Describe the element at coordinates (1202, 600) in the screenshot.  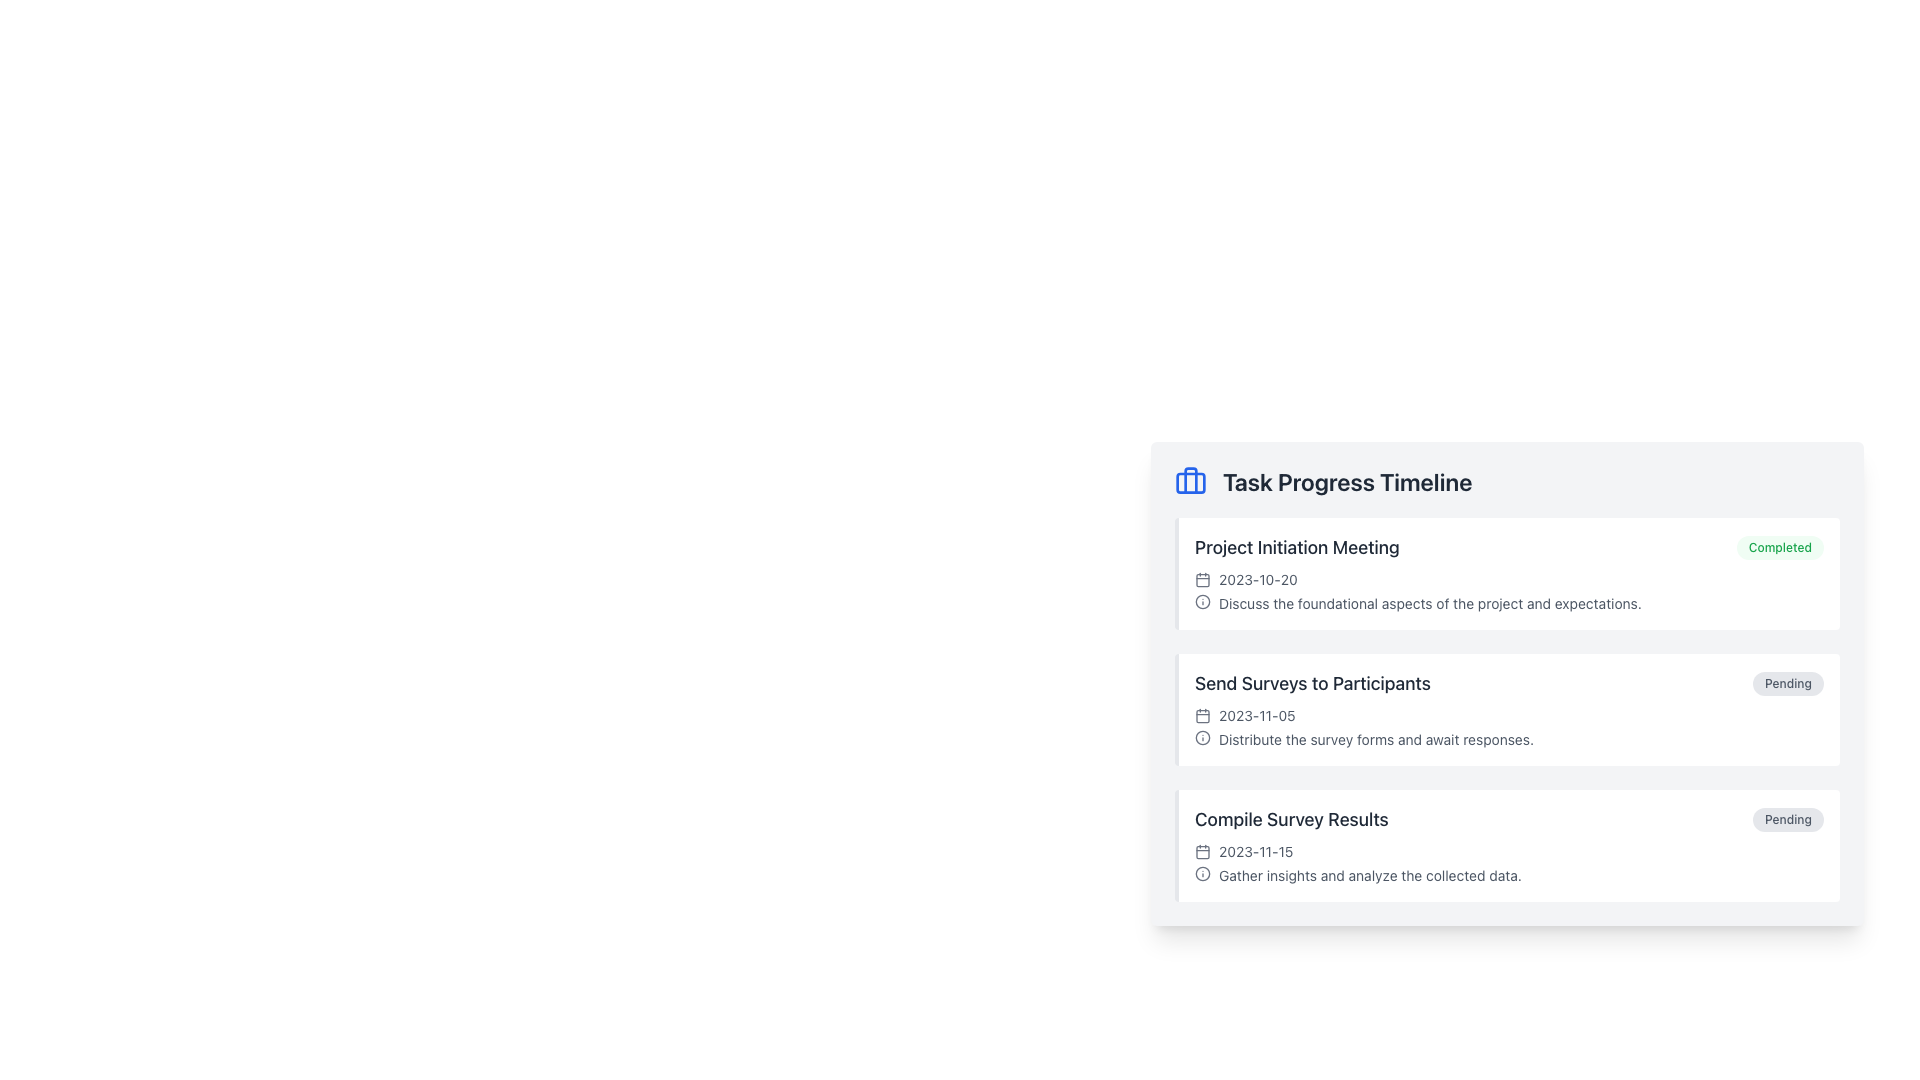
I see `the information icon, which is a gray-toned circle with an 'i' in the center, located at the beginning of the text in the 'Project Initiation Meeting' section of the 'Task Progress Timeline' widget` at that location.